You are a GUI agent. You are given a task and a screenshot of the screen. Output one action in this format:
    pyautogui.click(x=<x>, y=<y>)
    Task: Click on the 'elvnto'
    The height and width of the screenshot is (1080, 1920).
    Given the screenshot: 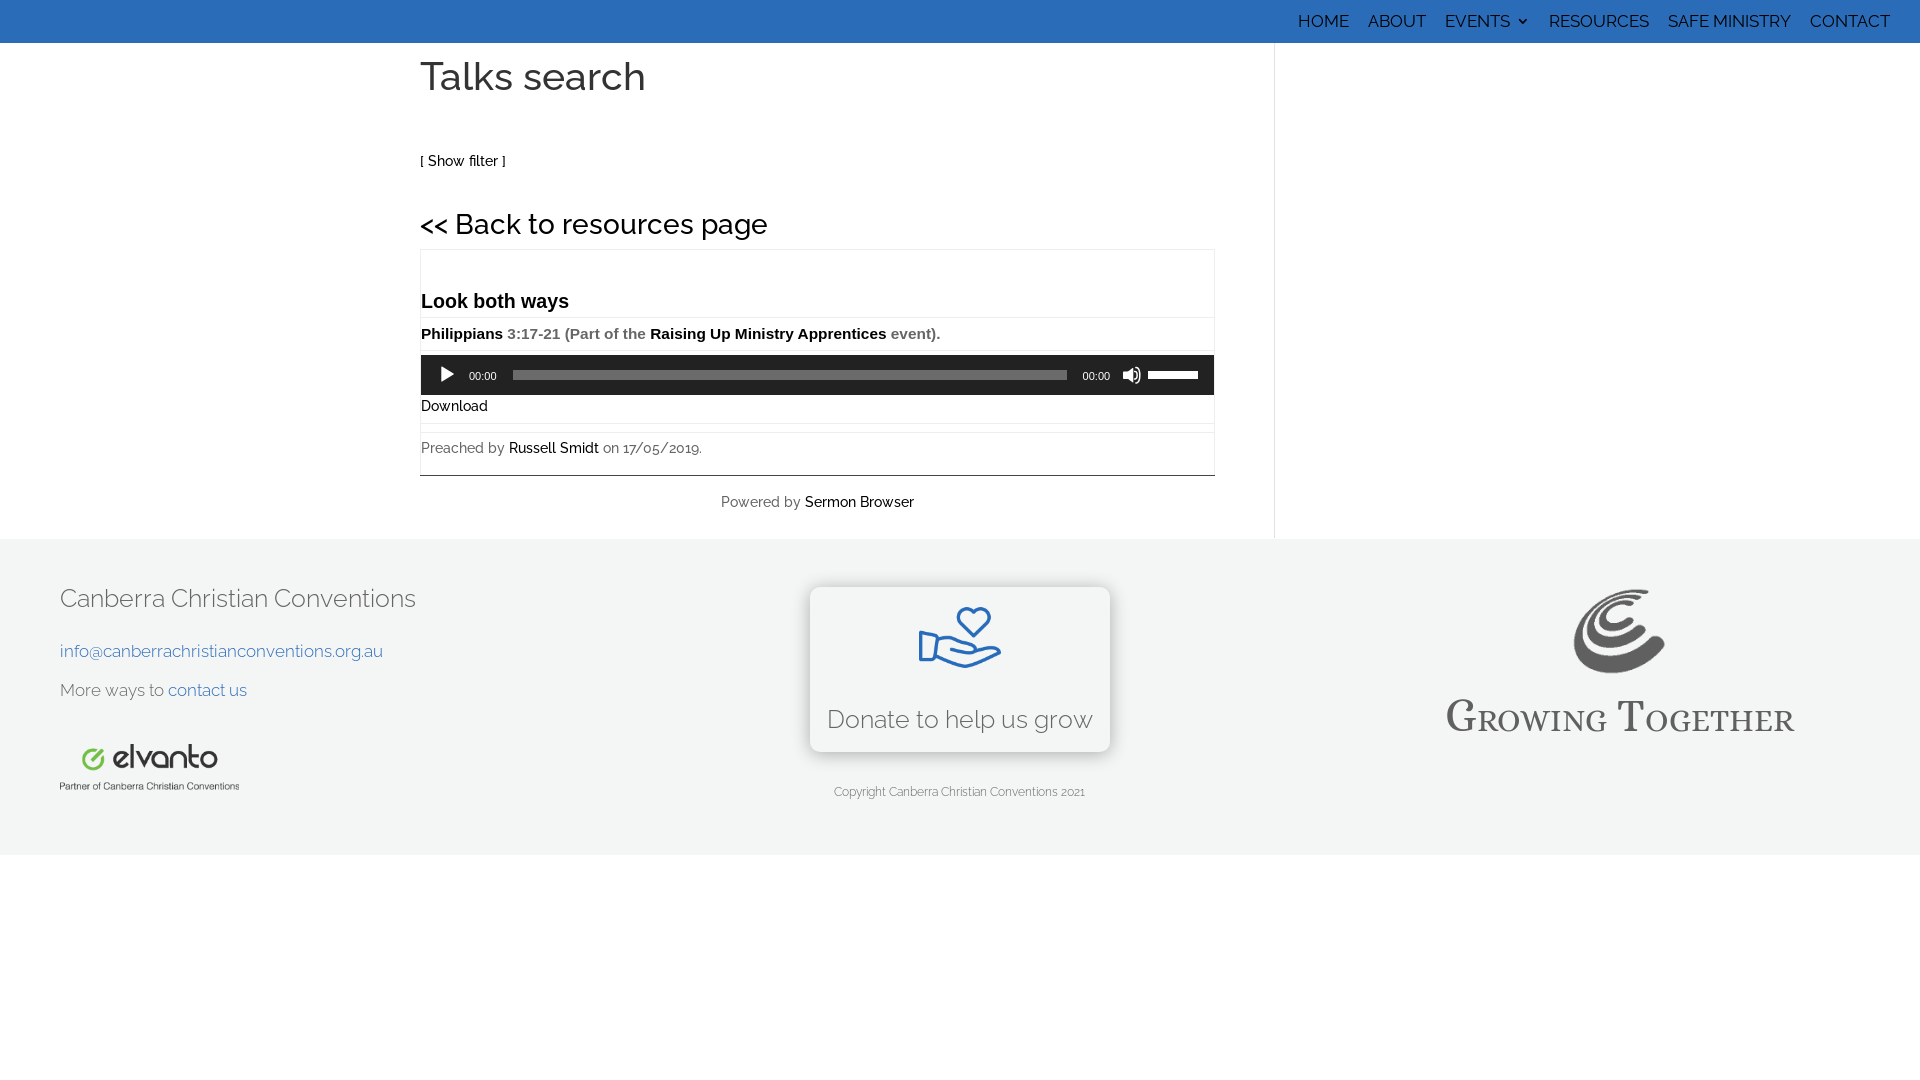 What is the action you would take?
    pyautogui.click(x=148, y=766)
    